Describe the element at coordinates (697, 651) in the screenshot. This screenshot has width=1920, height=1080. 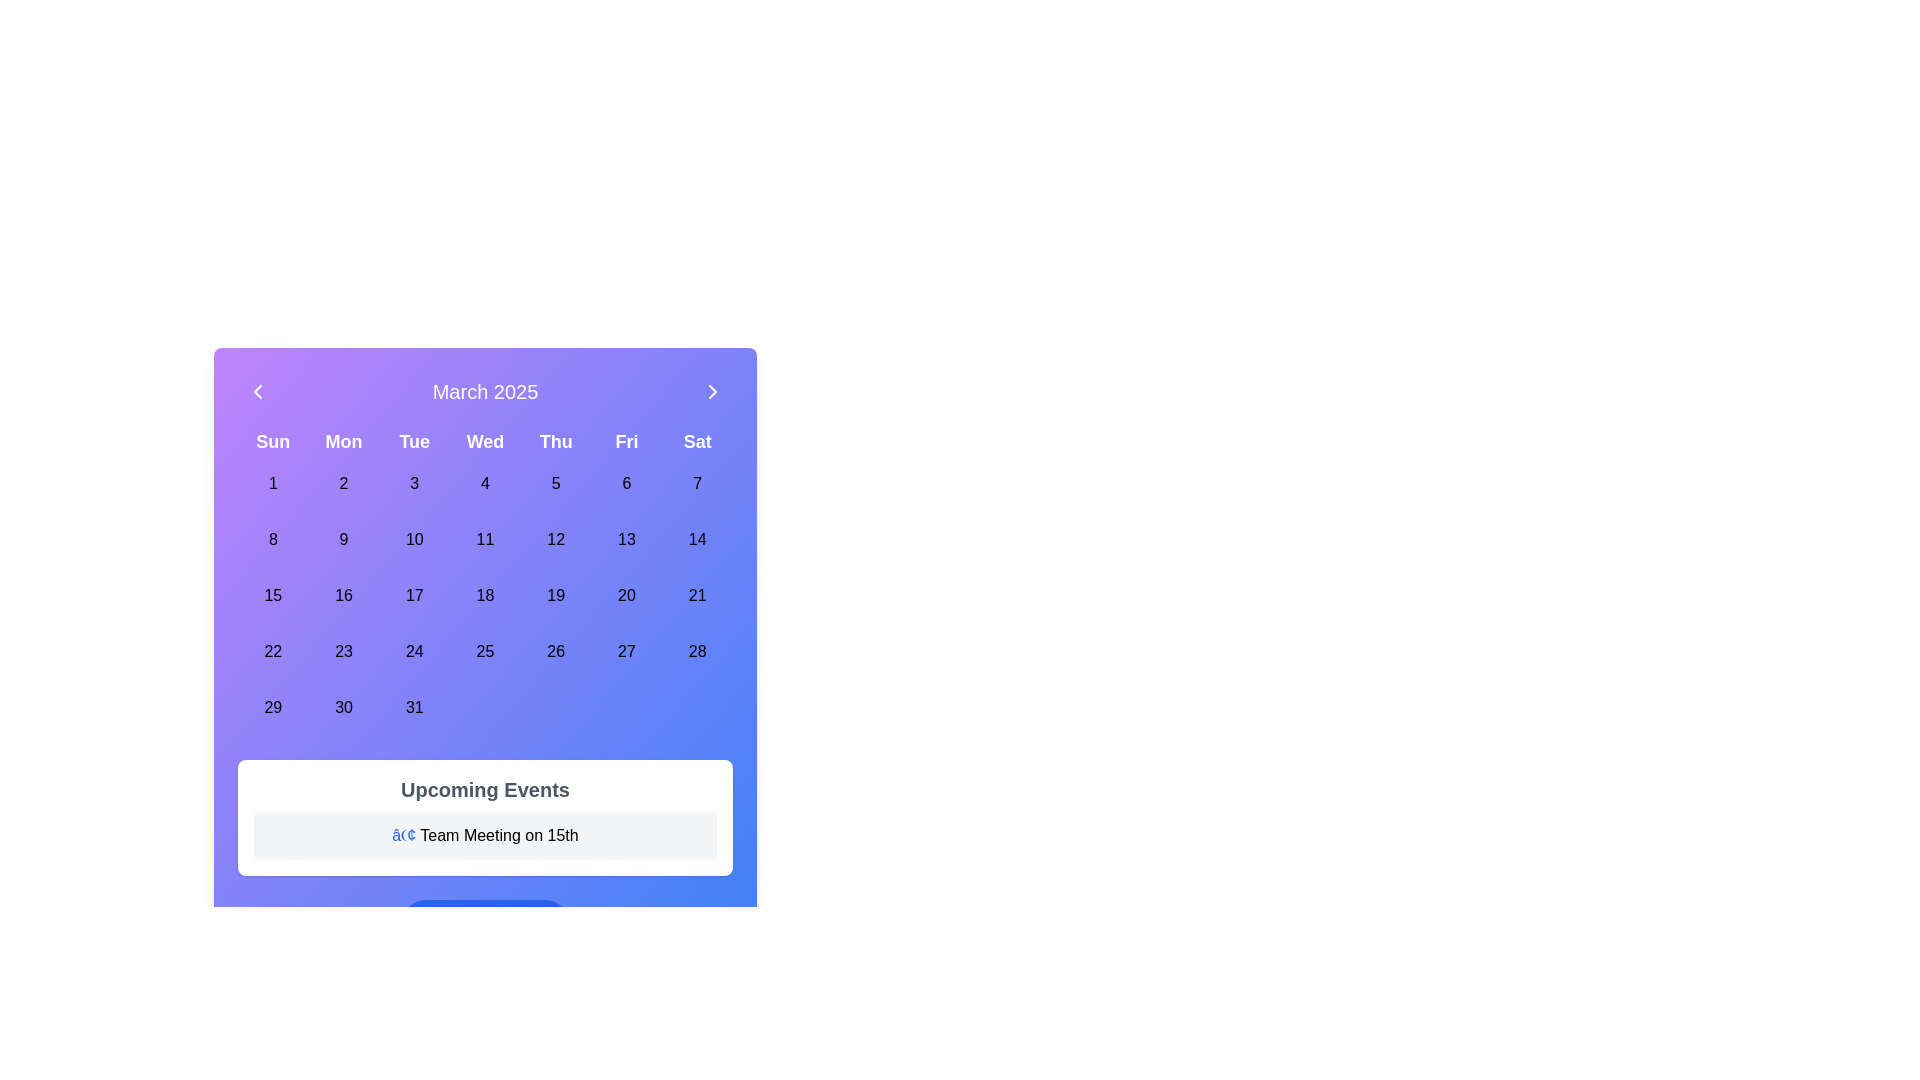
I see `the date '28' in the calendar, located in the last column under 'Sat'` at that location.